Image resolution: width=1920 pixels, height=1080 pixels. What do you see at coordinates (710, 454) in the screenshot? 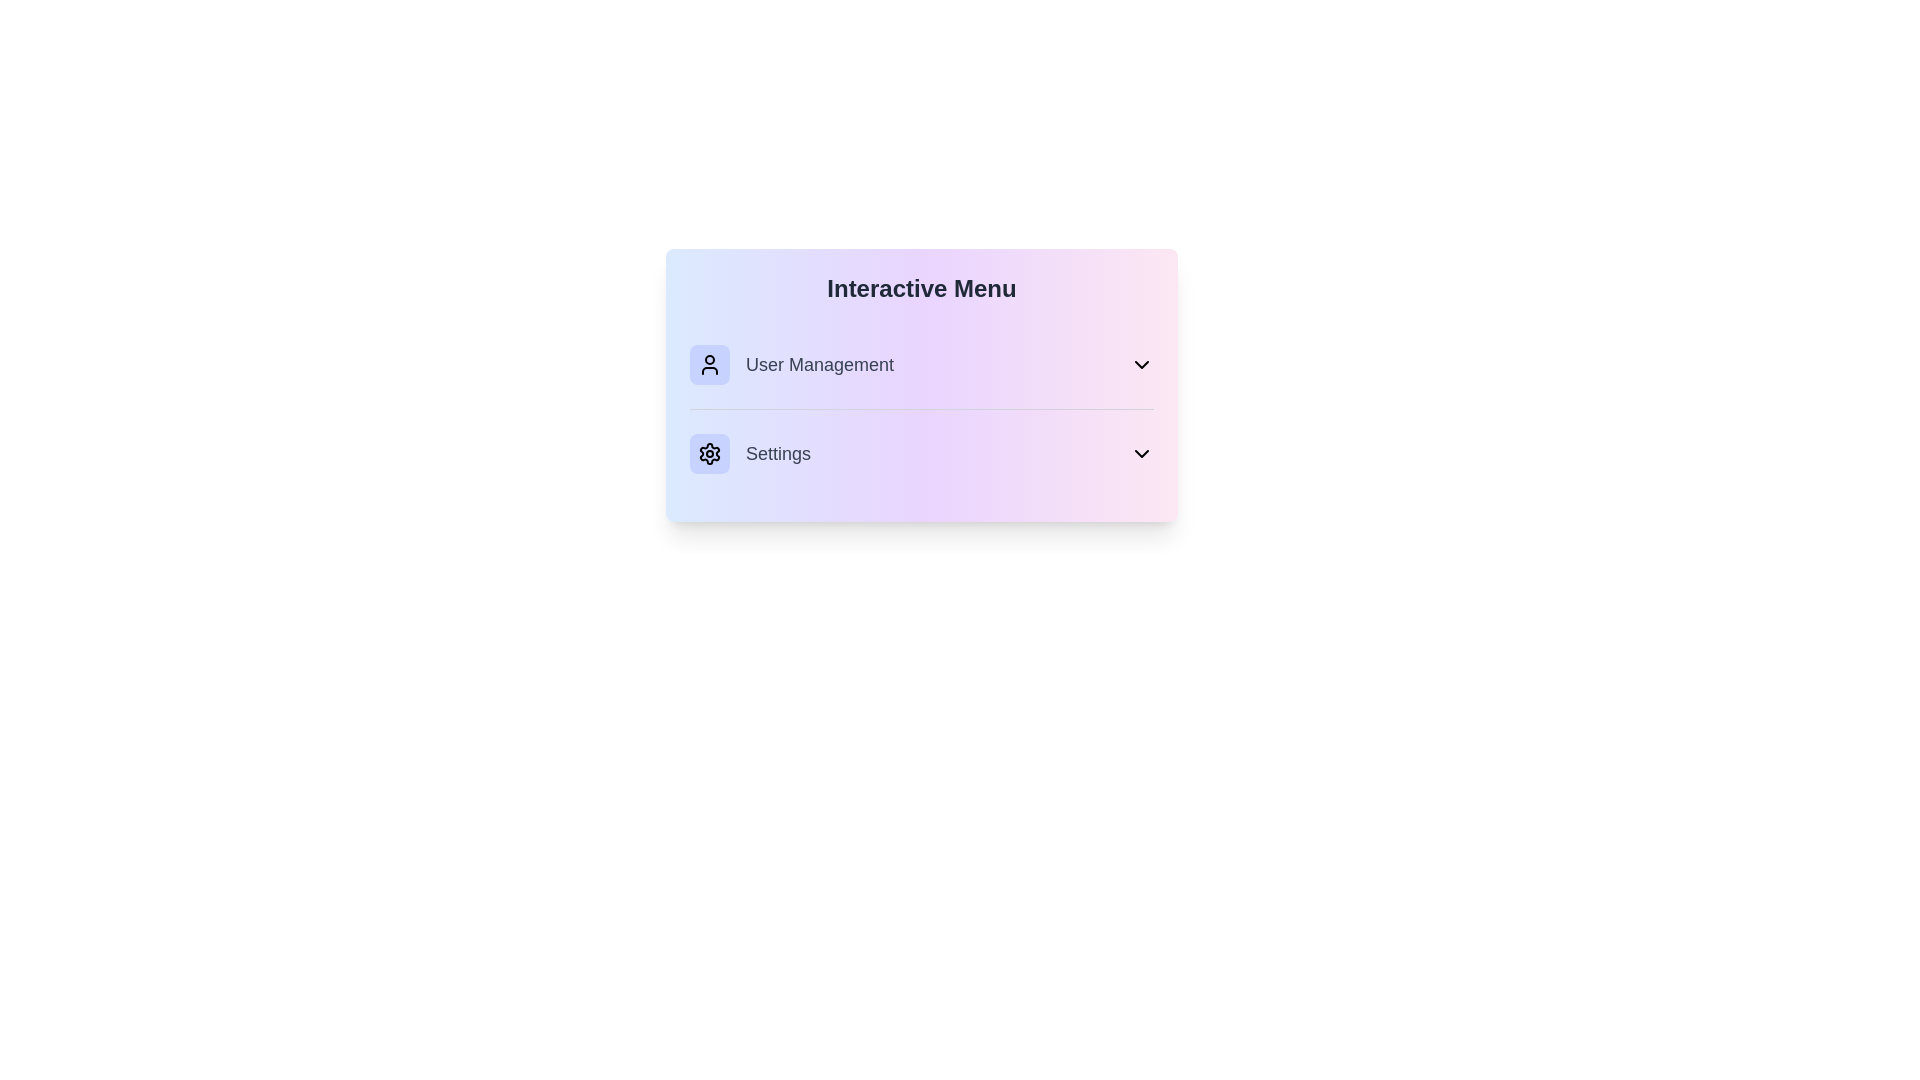
I see `the menu item Settings` at bounding box center [710, 454].